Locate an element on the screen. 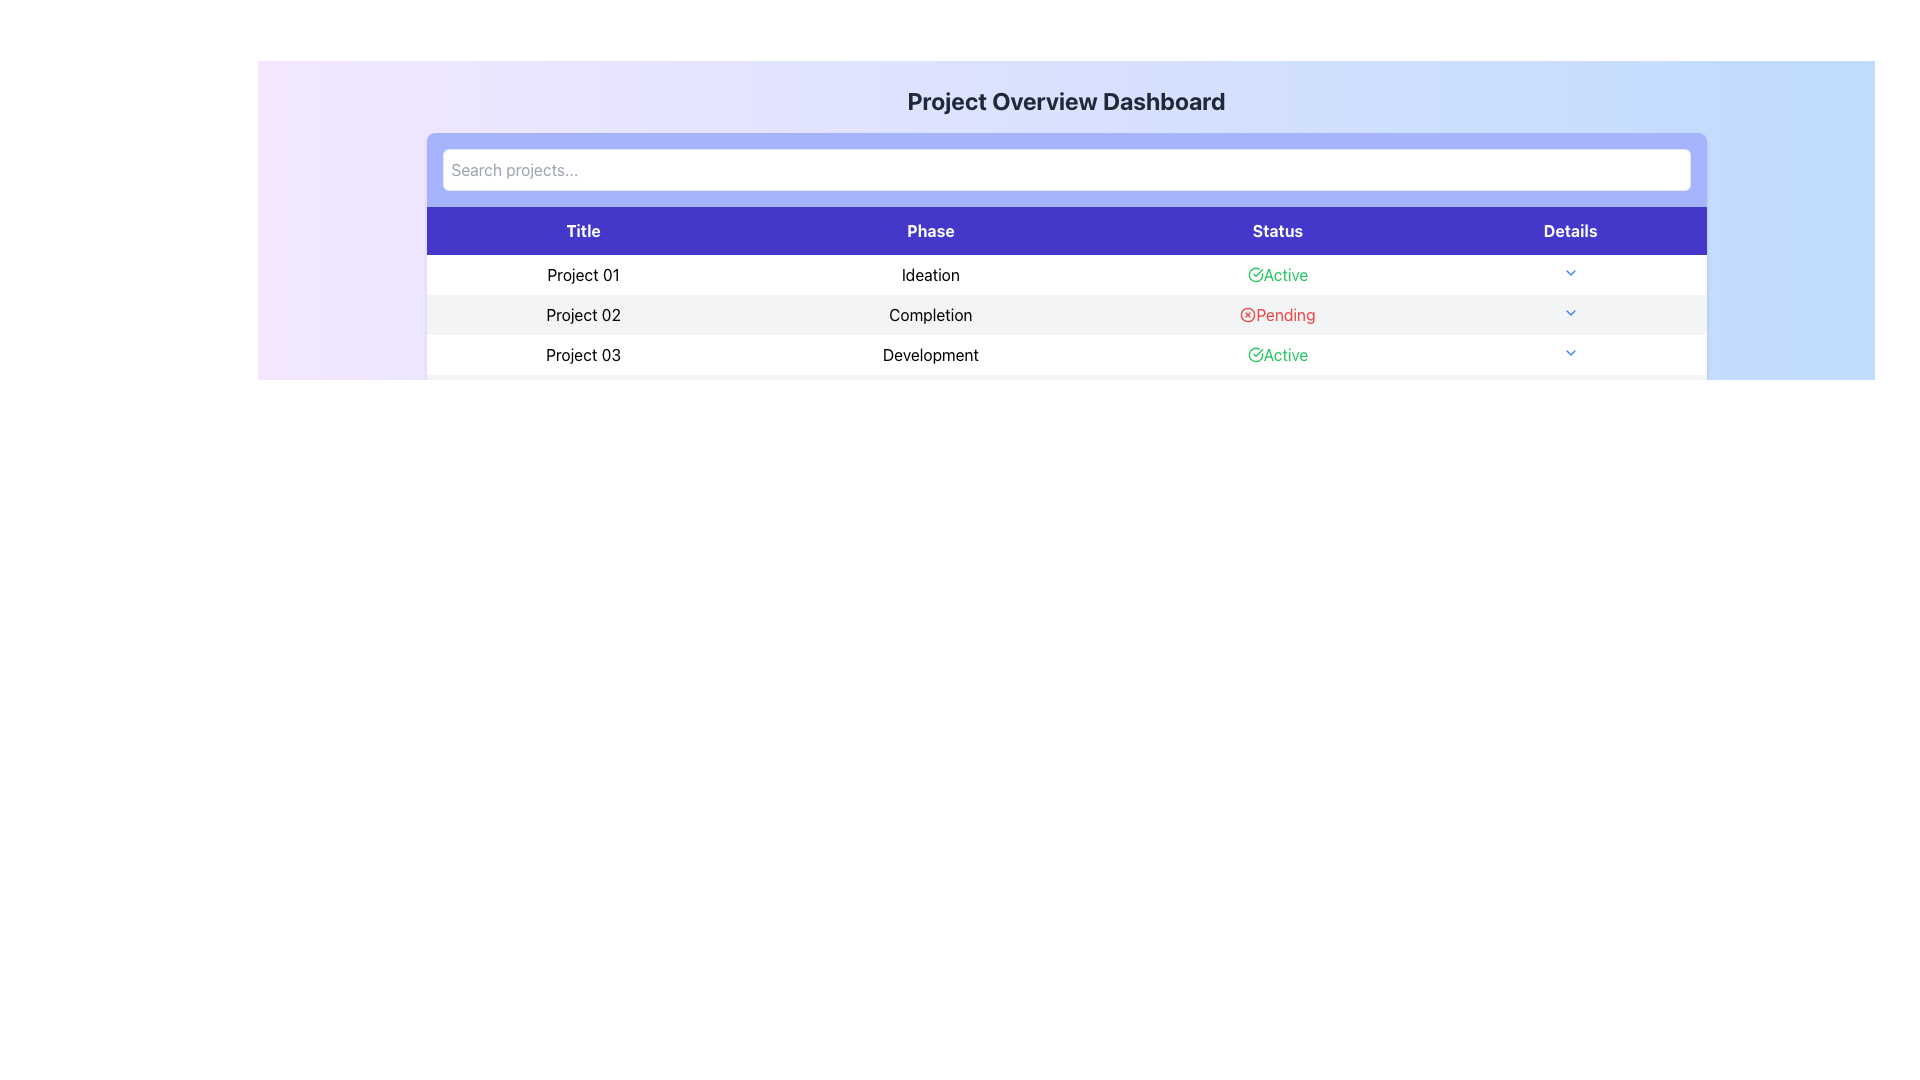  the chevron icon button located in the 'Details' column of the third row, next to the green 'Active' status text is located at coordinates (1569, 352).